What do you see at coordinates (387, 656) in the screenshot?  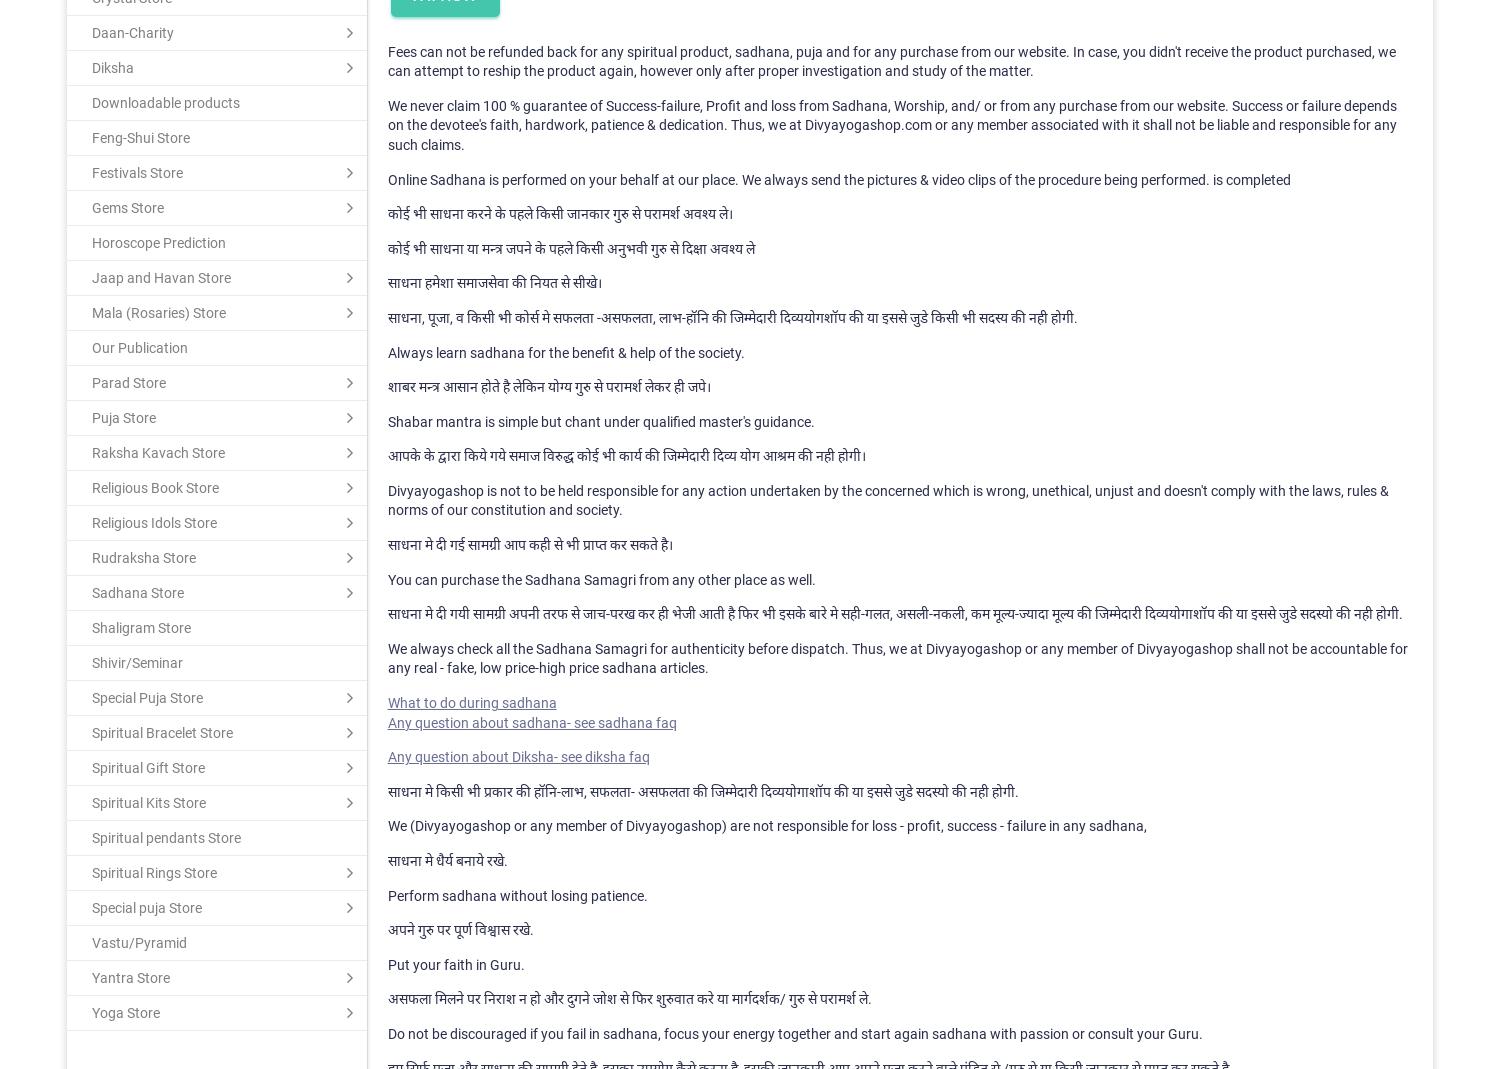 I see `'Thus, we at Divyayogashop 
          or any member of Divyayogashop shall not be accountable for any real -
          fake, low
          price-high price sadhana 
          articles.'` at bounding box center [387, 656].